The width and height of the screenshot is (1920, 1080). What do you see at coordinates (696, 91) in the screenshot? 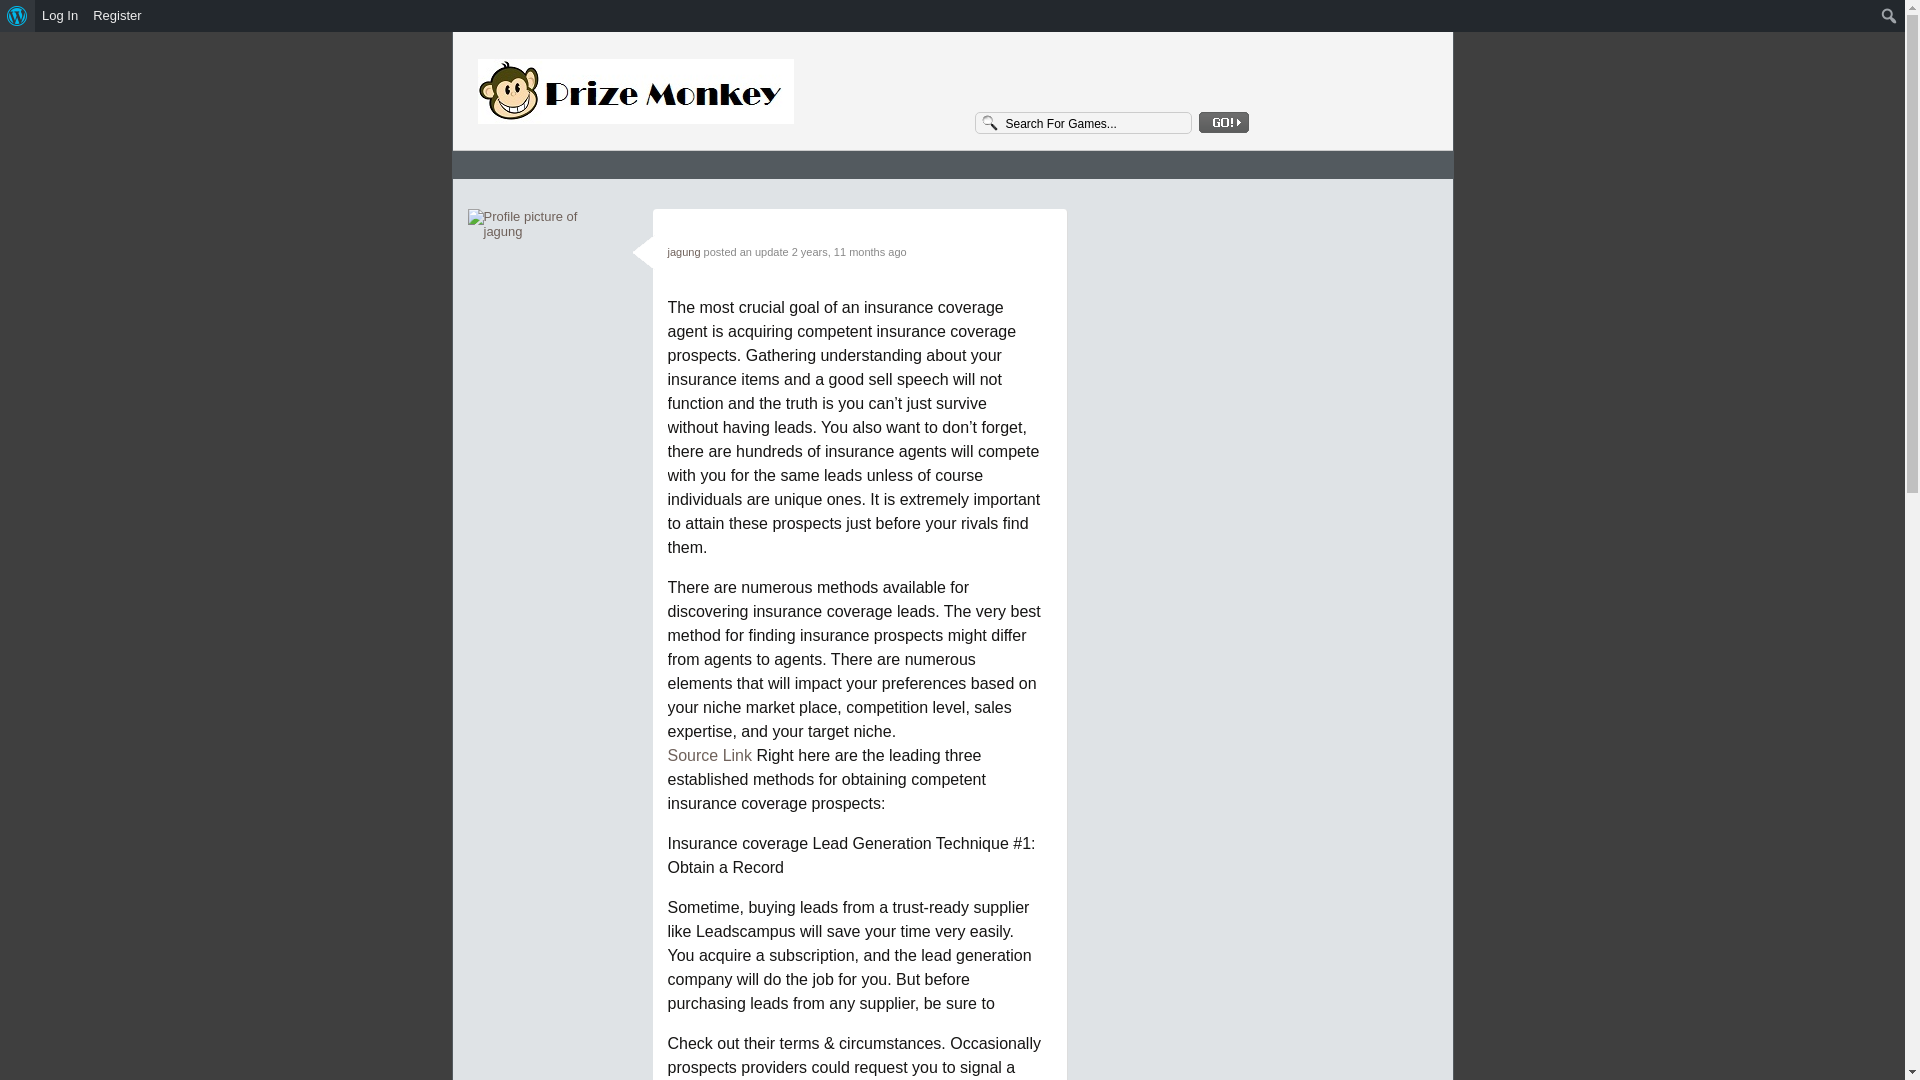
I see `'3StarOnly'` at bounding box center [696, 91].